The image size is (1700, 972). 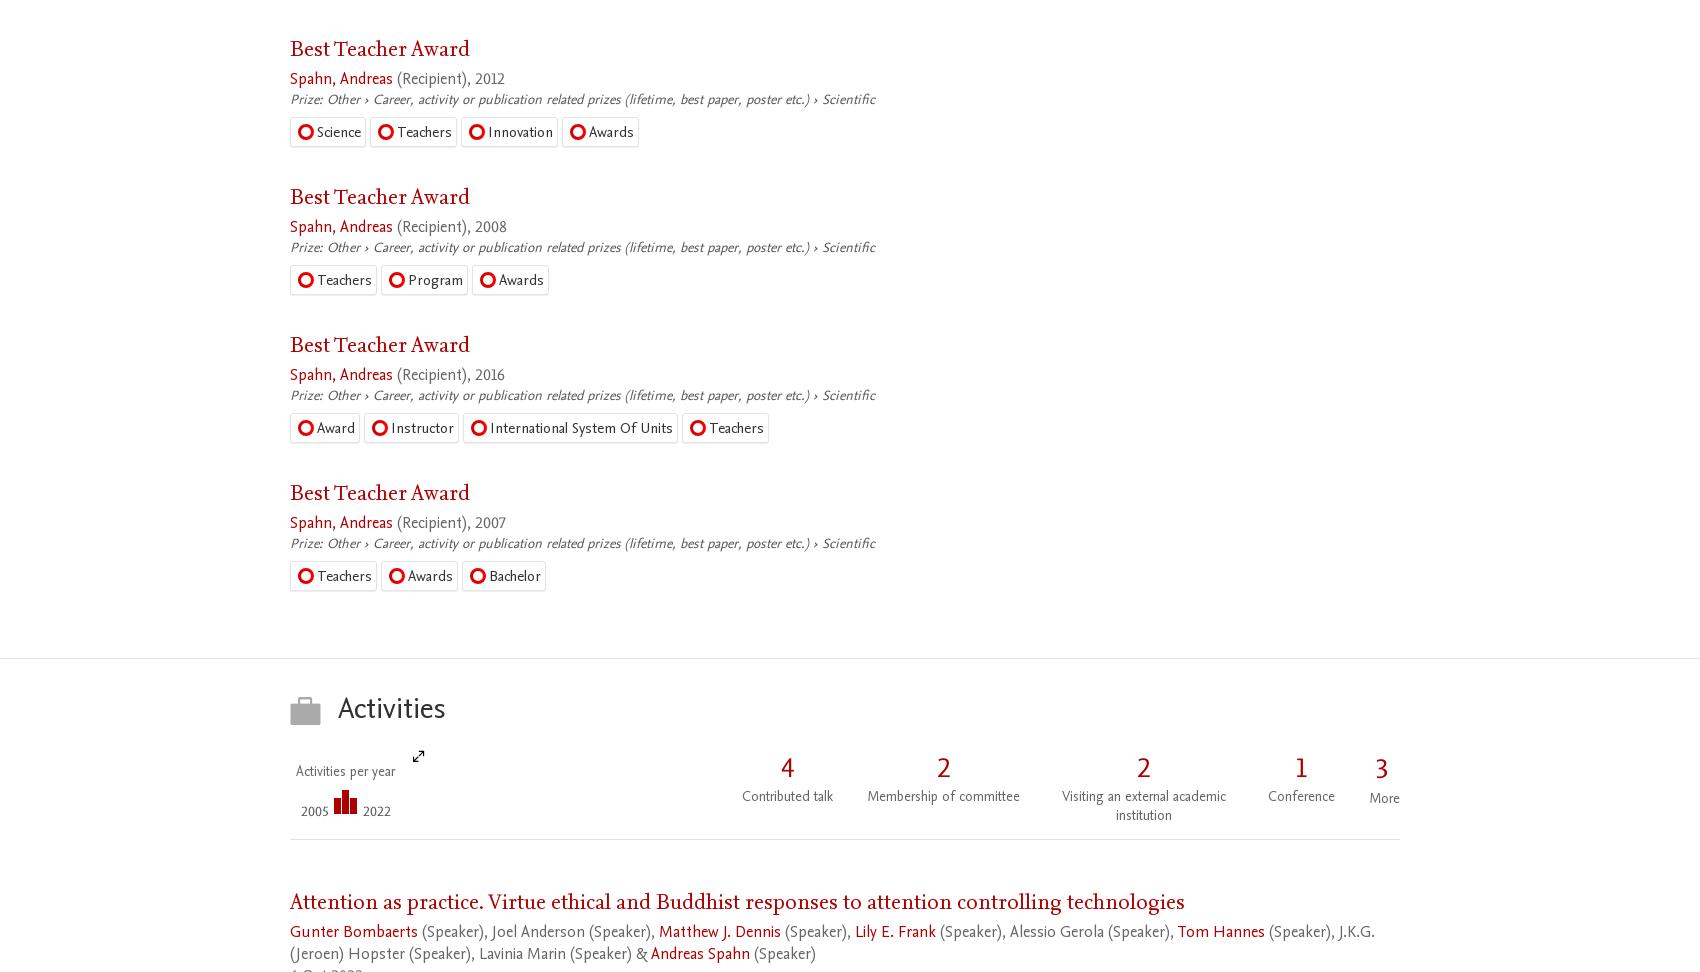 I want to click on '(Speaker) &', so click(x=564, y=953).